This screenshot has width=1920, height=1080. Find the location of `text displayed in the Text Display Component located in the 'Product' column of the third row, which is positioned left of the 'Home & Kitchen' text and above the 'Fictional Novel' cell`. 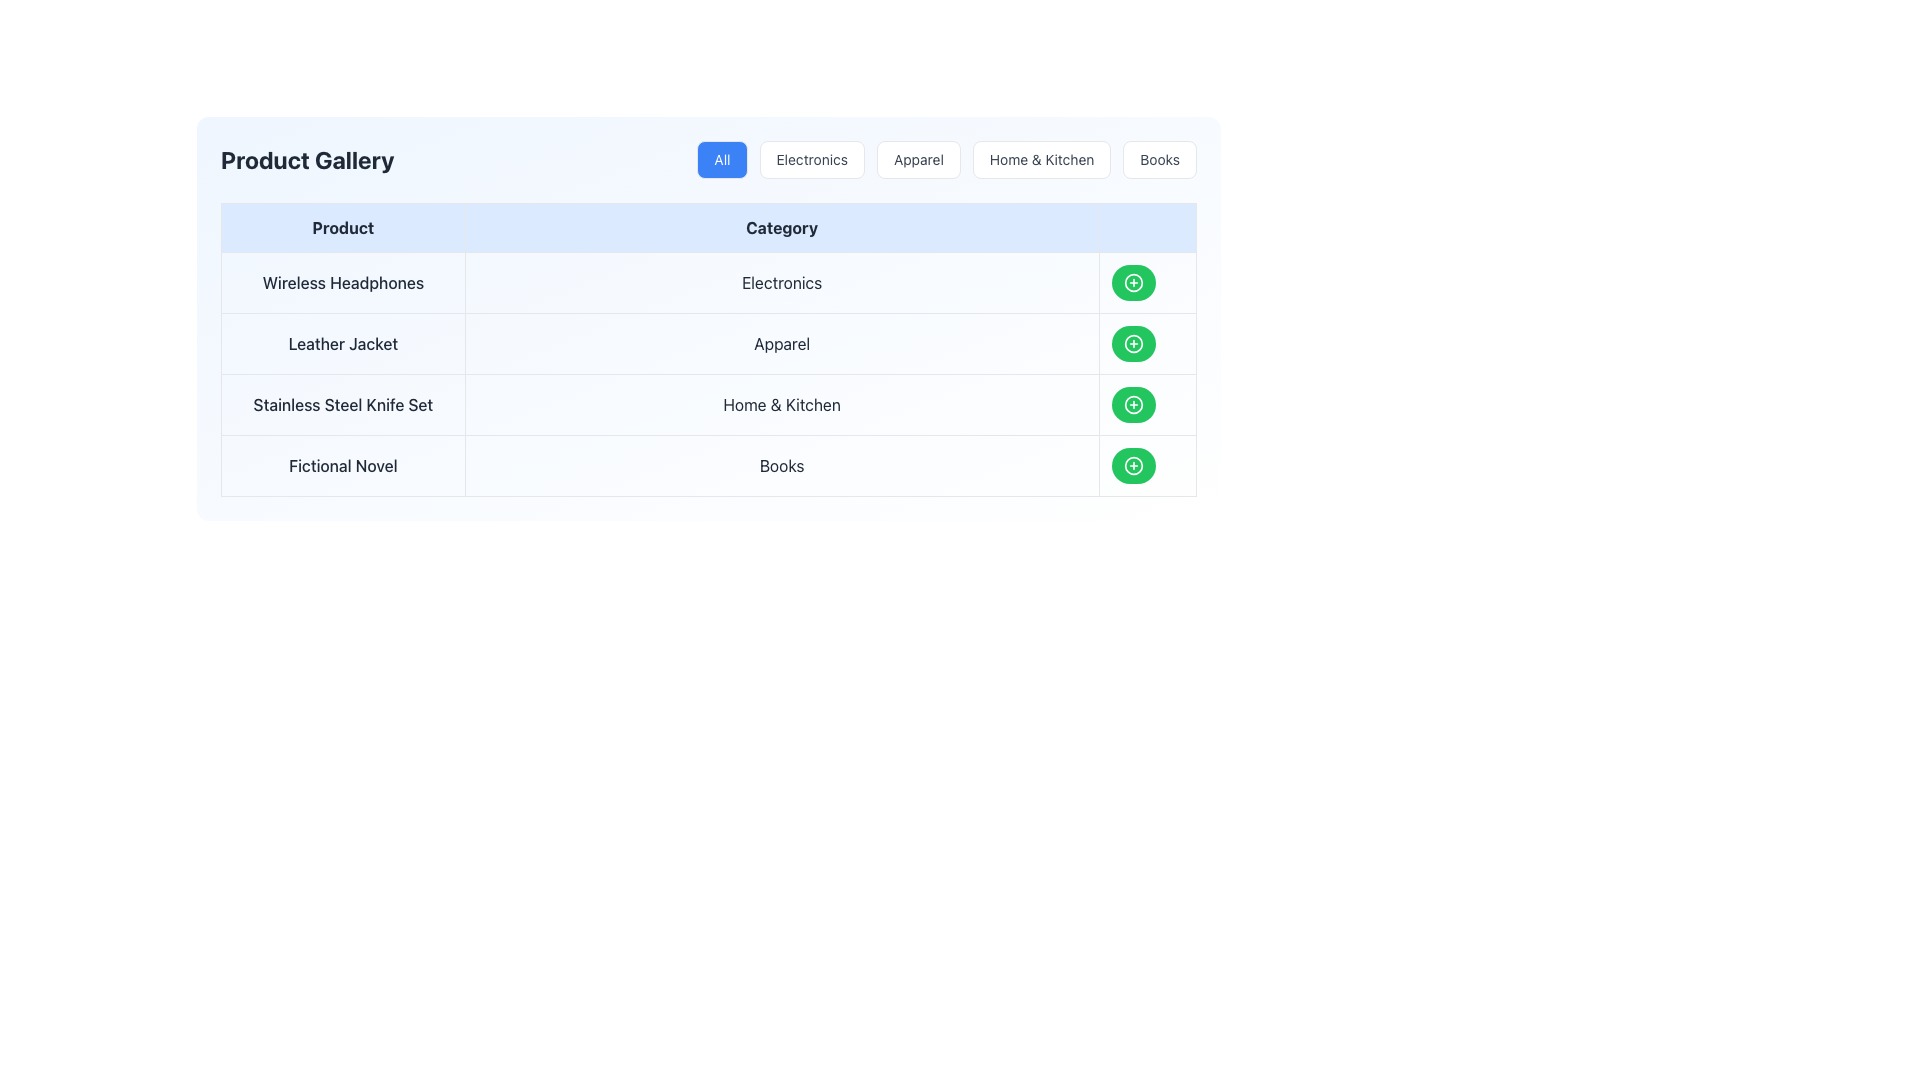

text displayed in the Text Display Component located in the 'Product' column of the third row, which is positioned left of the 'Home & Kitchen' text and above the 'Fictional Novel' cell is located at coordinates (343, 405).